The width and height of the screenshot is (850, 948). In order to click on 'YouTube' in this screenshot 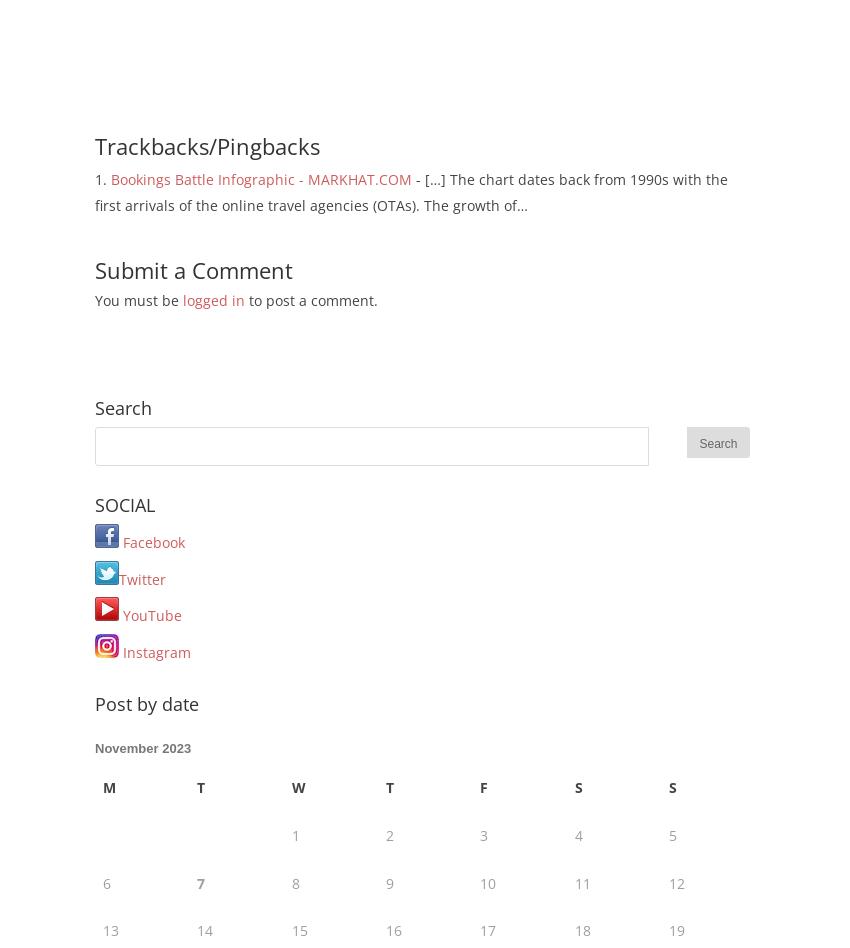, I will do `click(121, 614)`.